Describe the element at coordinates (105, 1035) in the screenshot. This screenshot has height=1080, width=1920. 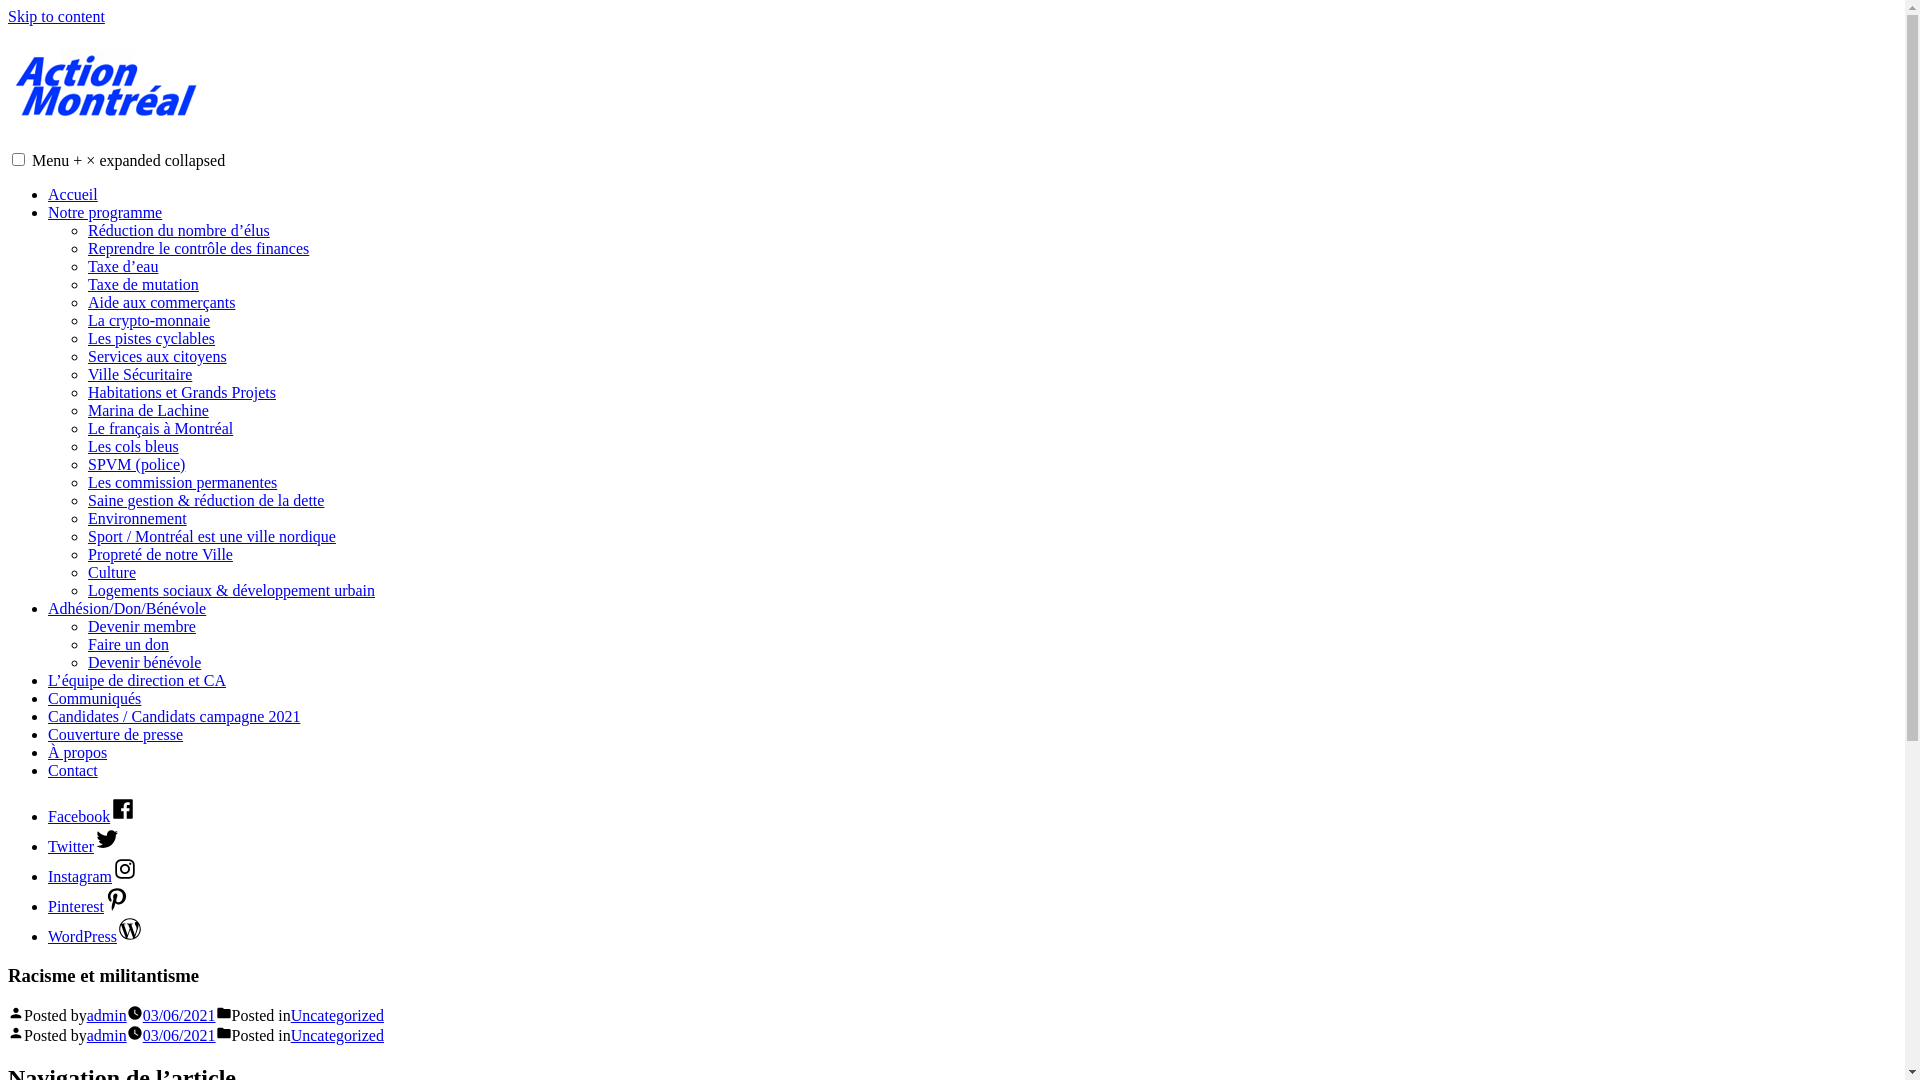
I see `'admin'` at that location.